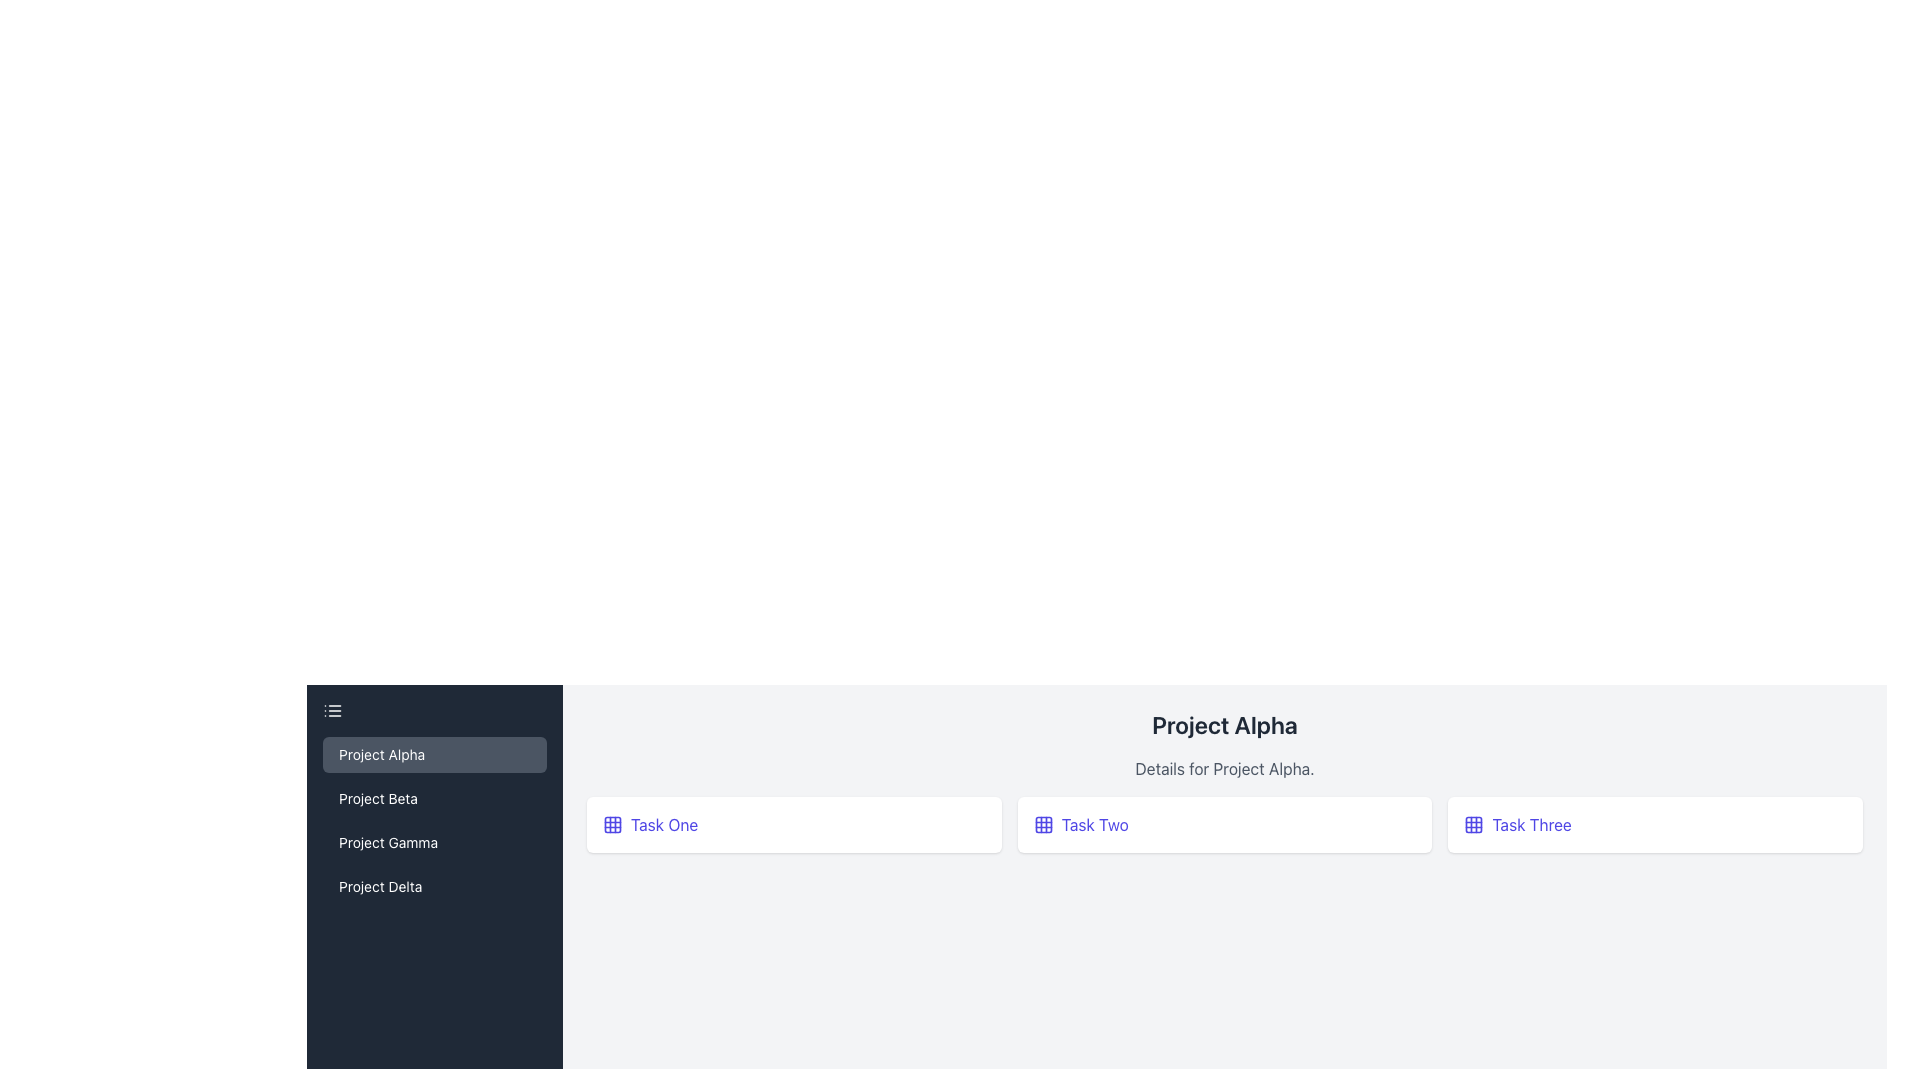  What do you see at coordinates (793, 825) in the screenshot?
I see `the leftmost card in the 'Project Alpha' section` at bounding box center [793, 825].